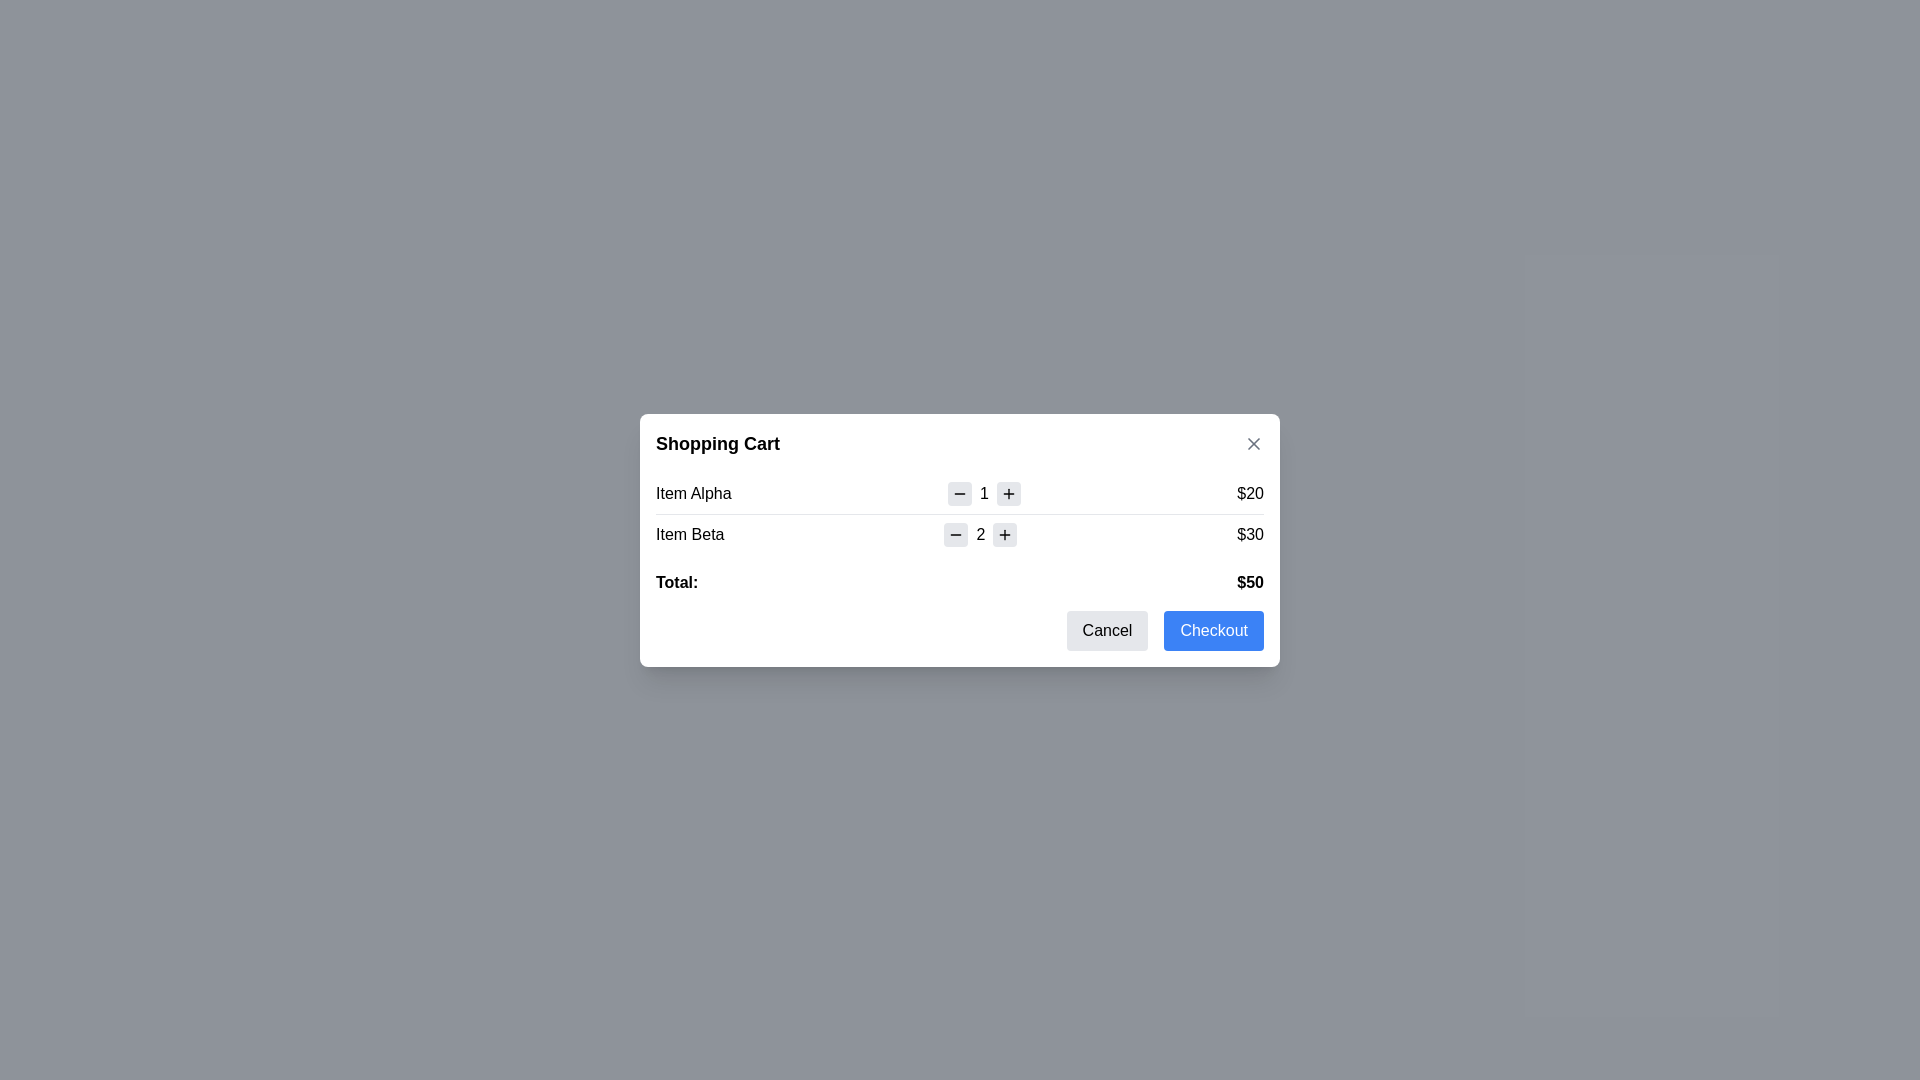 Image resolution: width=1920 pixels, height=1080 pixels. I want to click on details of items and the total price in the 'Shopping Cart' modal dialog, which includes item labels, quantity controls, and the total summary, so click(960, 540).